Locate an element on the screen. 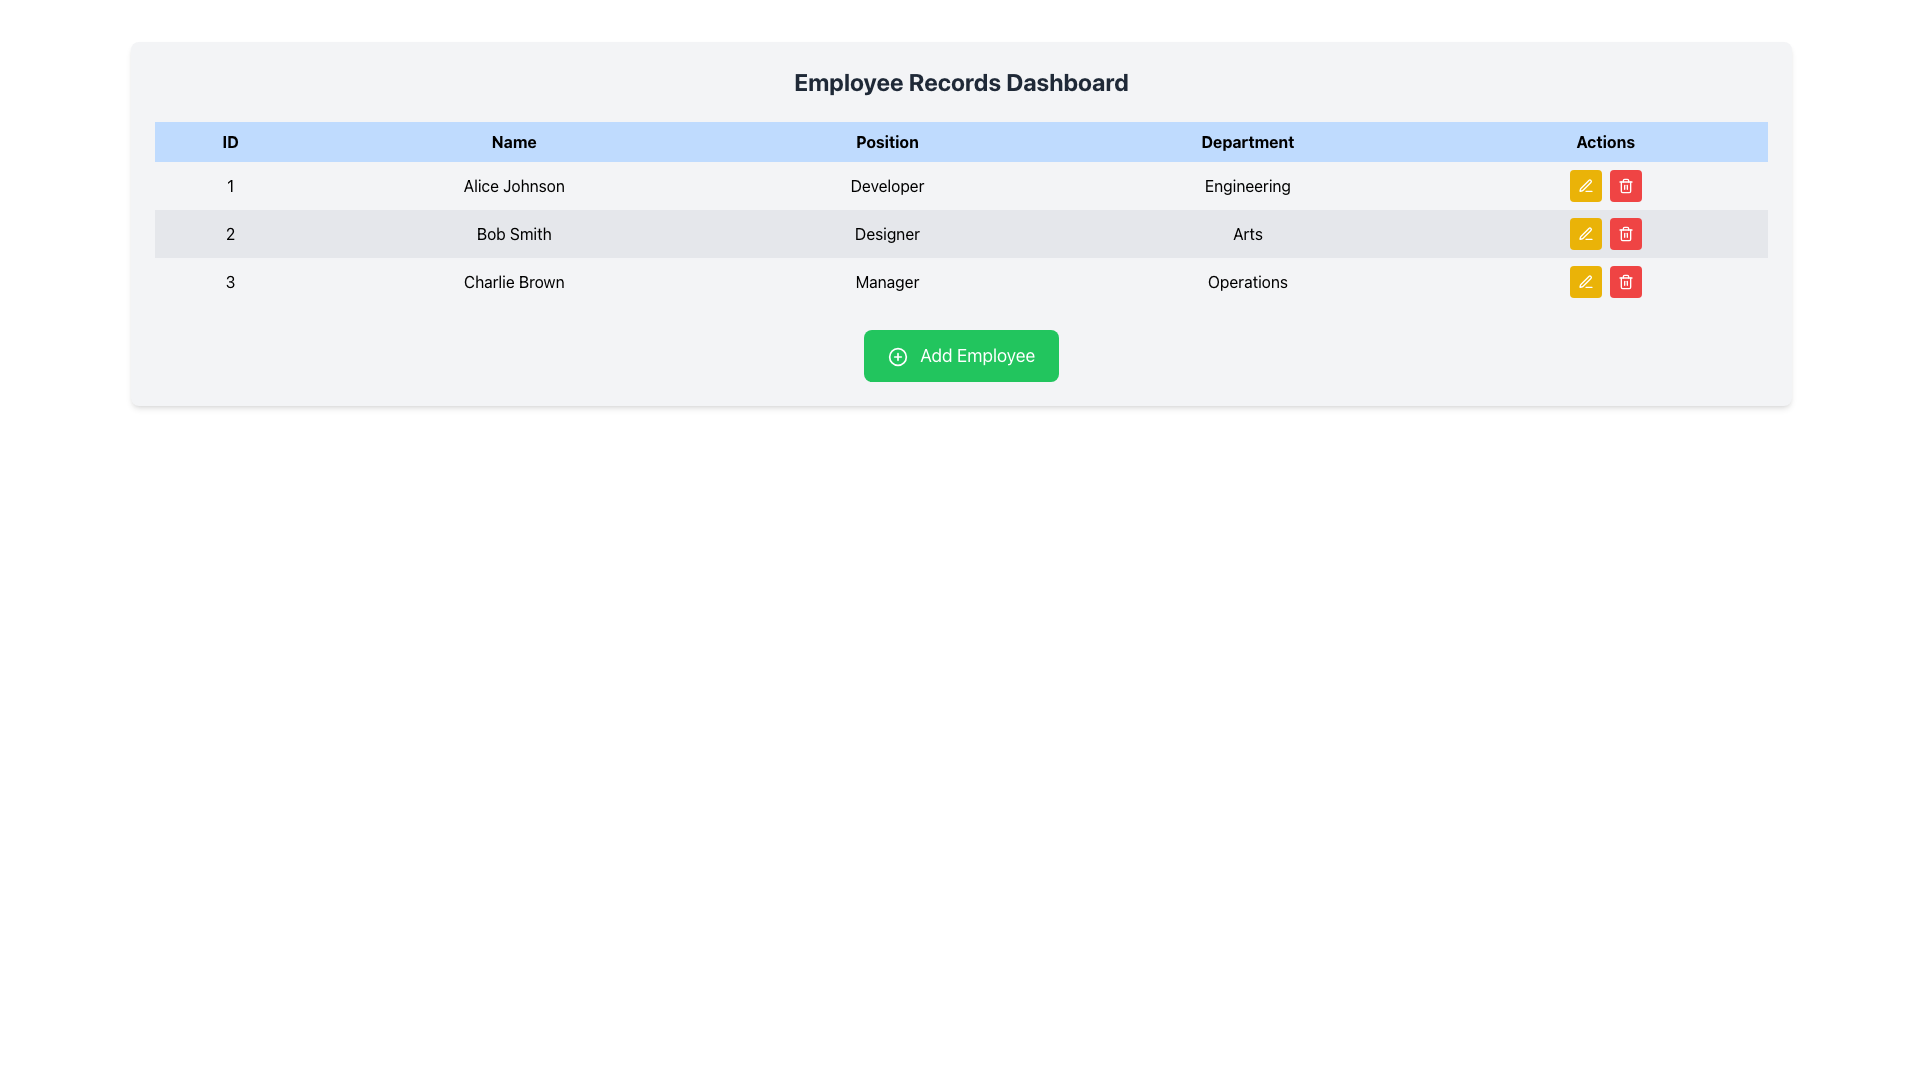 This screenshot has height=1080, width=1920. the 'Department' column header in the table, which indicates that the column contains department-related data is located at coordinates (1247, 141).